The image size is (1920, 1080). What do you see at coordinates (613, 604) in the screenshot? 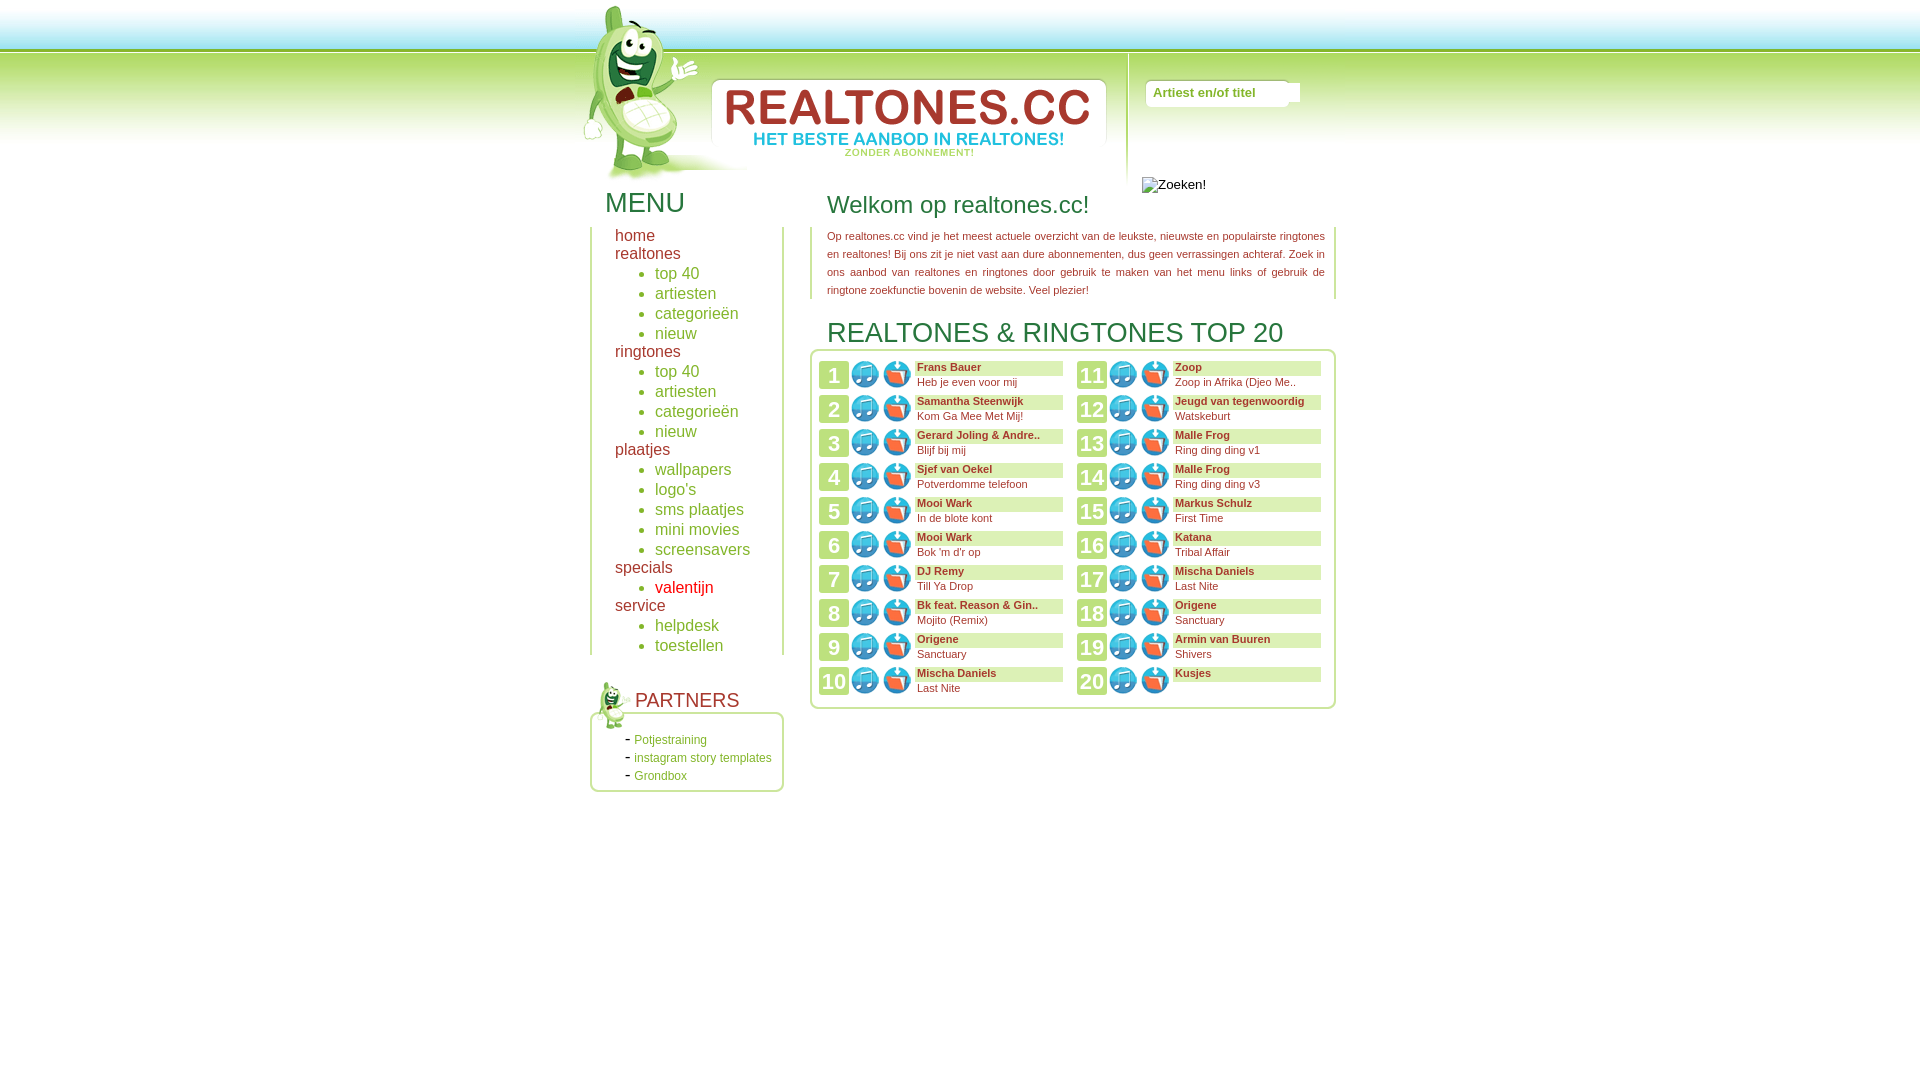
I see `'service'` at bounding box center [613, 604].